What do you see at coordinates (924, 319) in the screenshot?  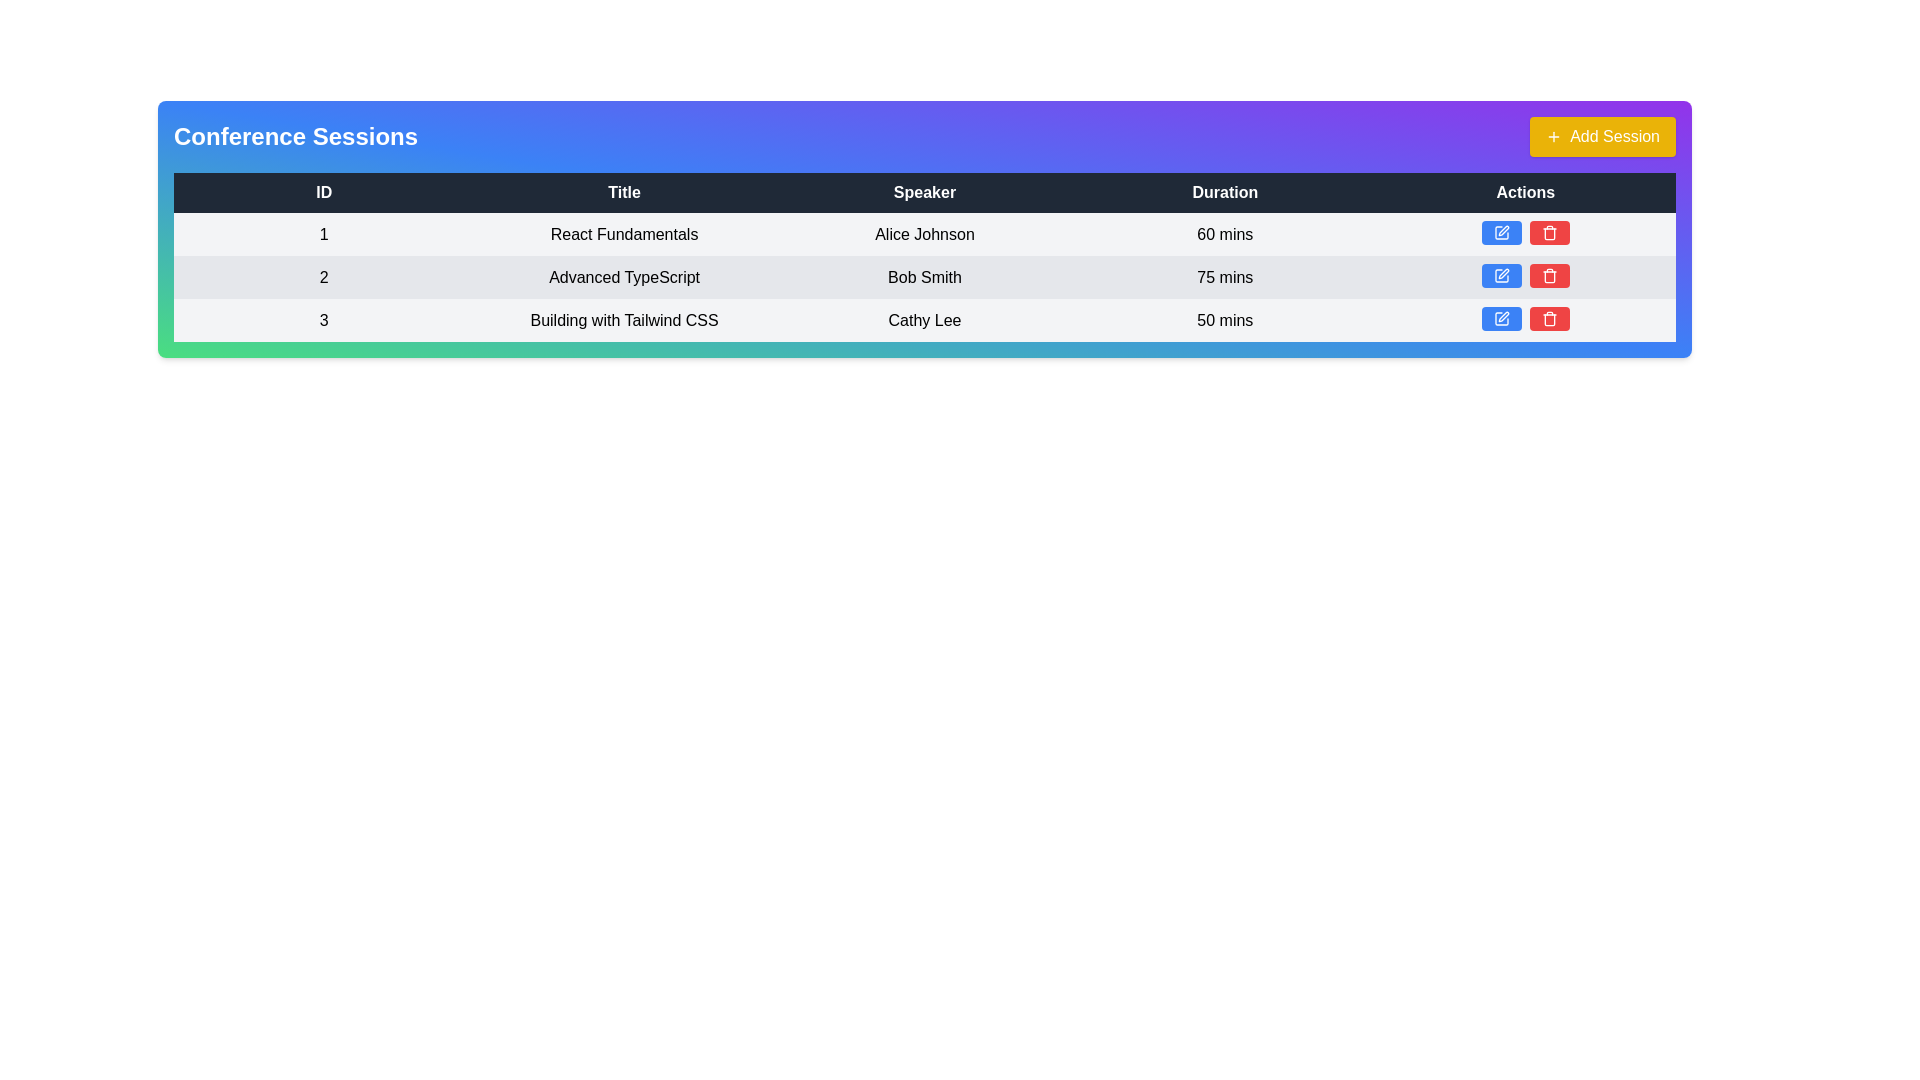 I see `the third row in the table that contains the number '3', the text 'Building with Tailwind CSS', the speaker's name 'Cathy Lee', the duration '50 mins', and interactive buttons for editing and deleting` at bounding box center [924, 319].